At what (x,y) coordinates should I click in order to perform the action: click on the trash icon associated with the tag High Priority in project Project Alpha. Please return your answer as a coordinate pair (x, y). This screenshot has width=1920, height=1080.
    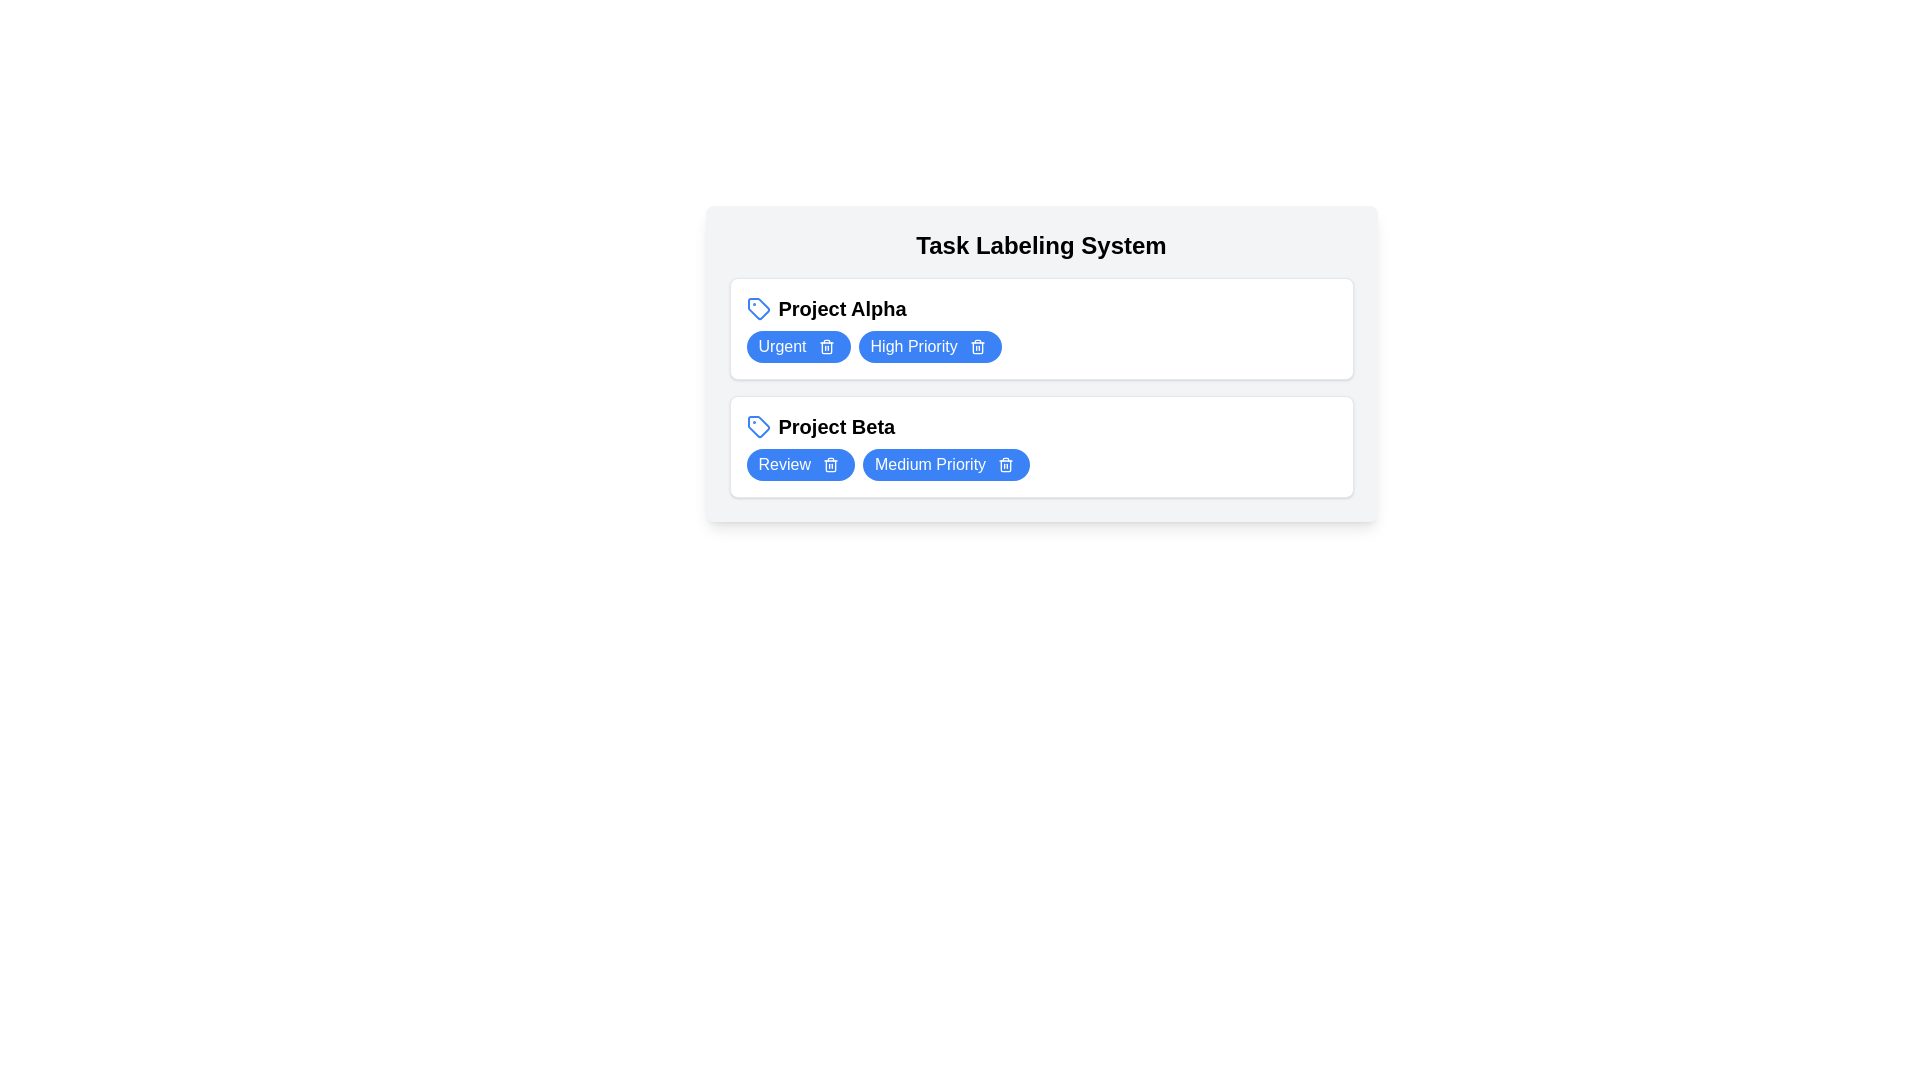
    Looking at the image, I should click on (977, 346).